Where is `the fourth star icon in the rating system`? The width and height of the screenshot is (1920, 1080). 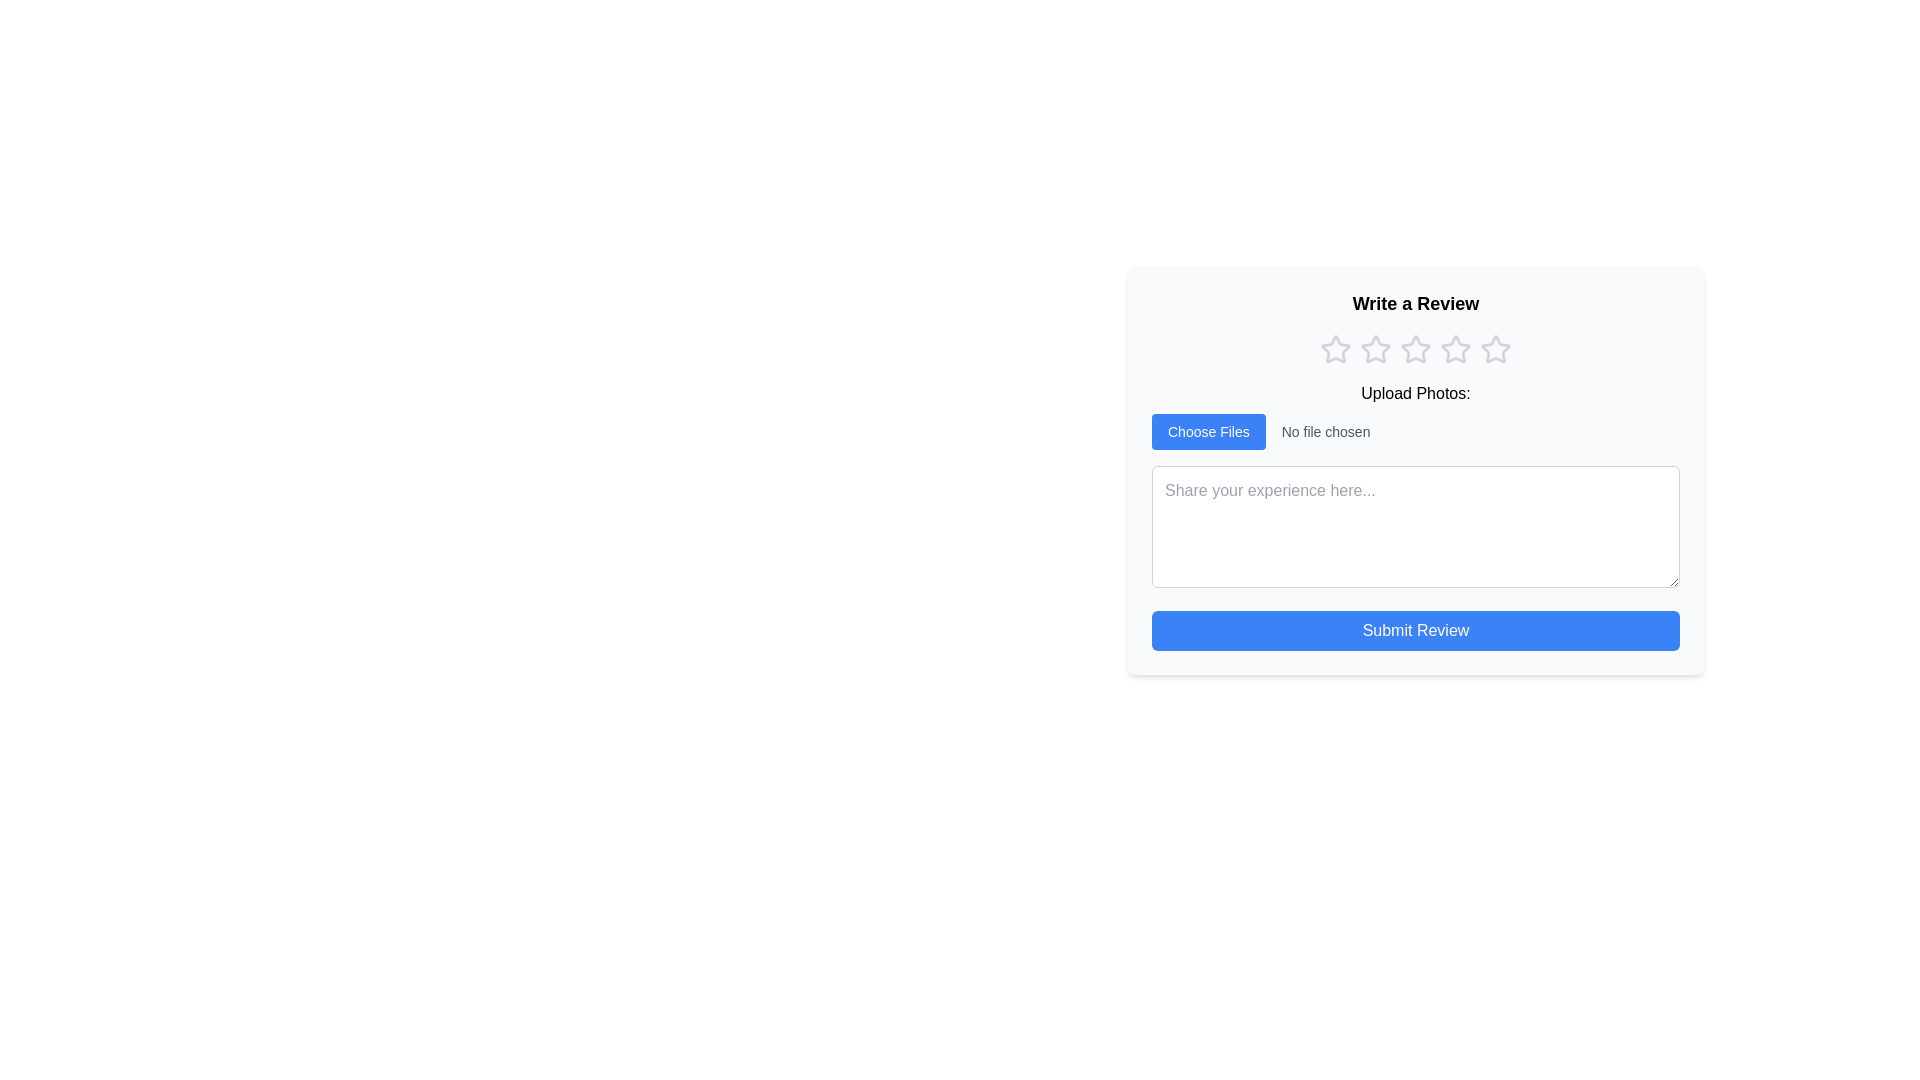
the fourth star icon in the rating system is located at coordinates (1455, 349).